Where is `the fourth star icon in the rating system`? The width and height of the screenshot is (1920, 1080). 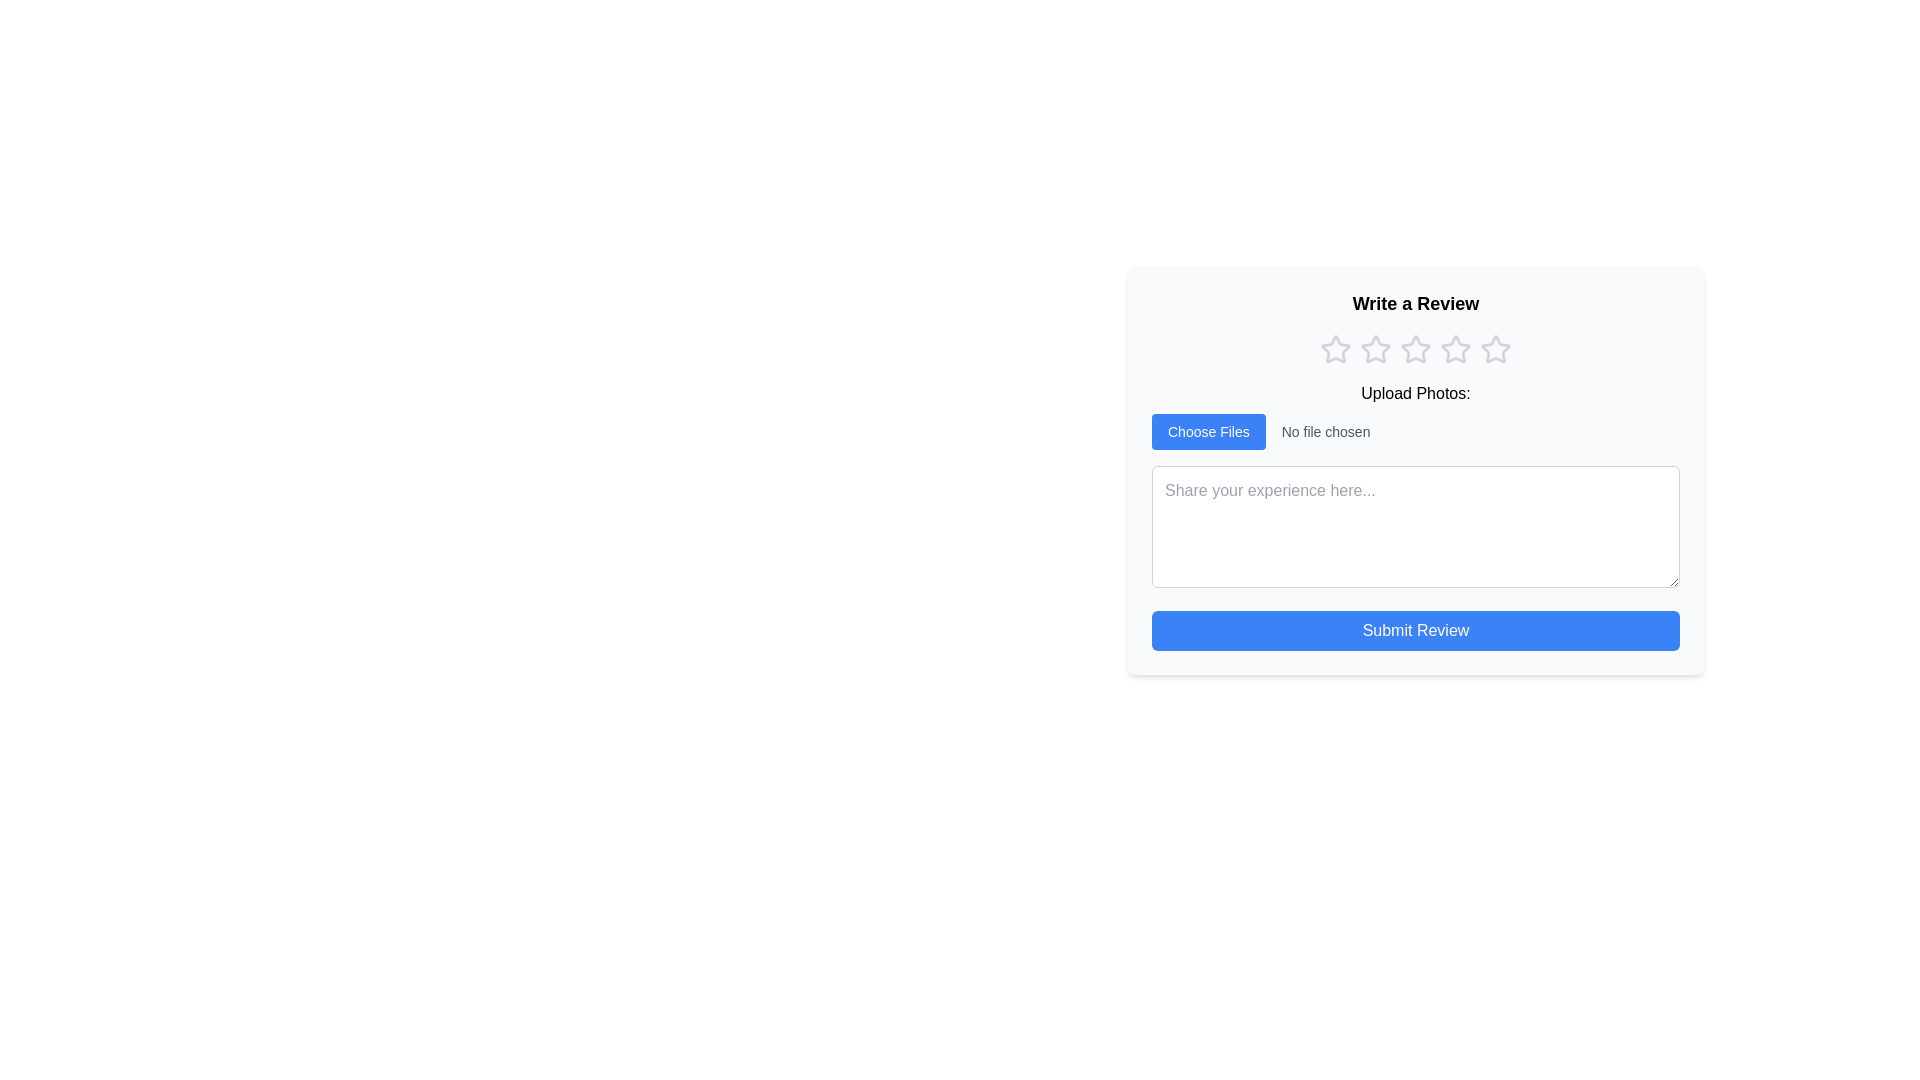
the fourth star icon in the rating system is located at coordinates (1455, 349).